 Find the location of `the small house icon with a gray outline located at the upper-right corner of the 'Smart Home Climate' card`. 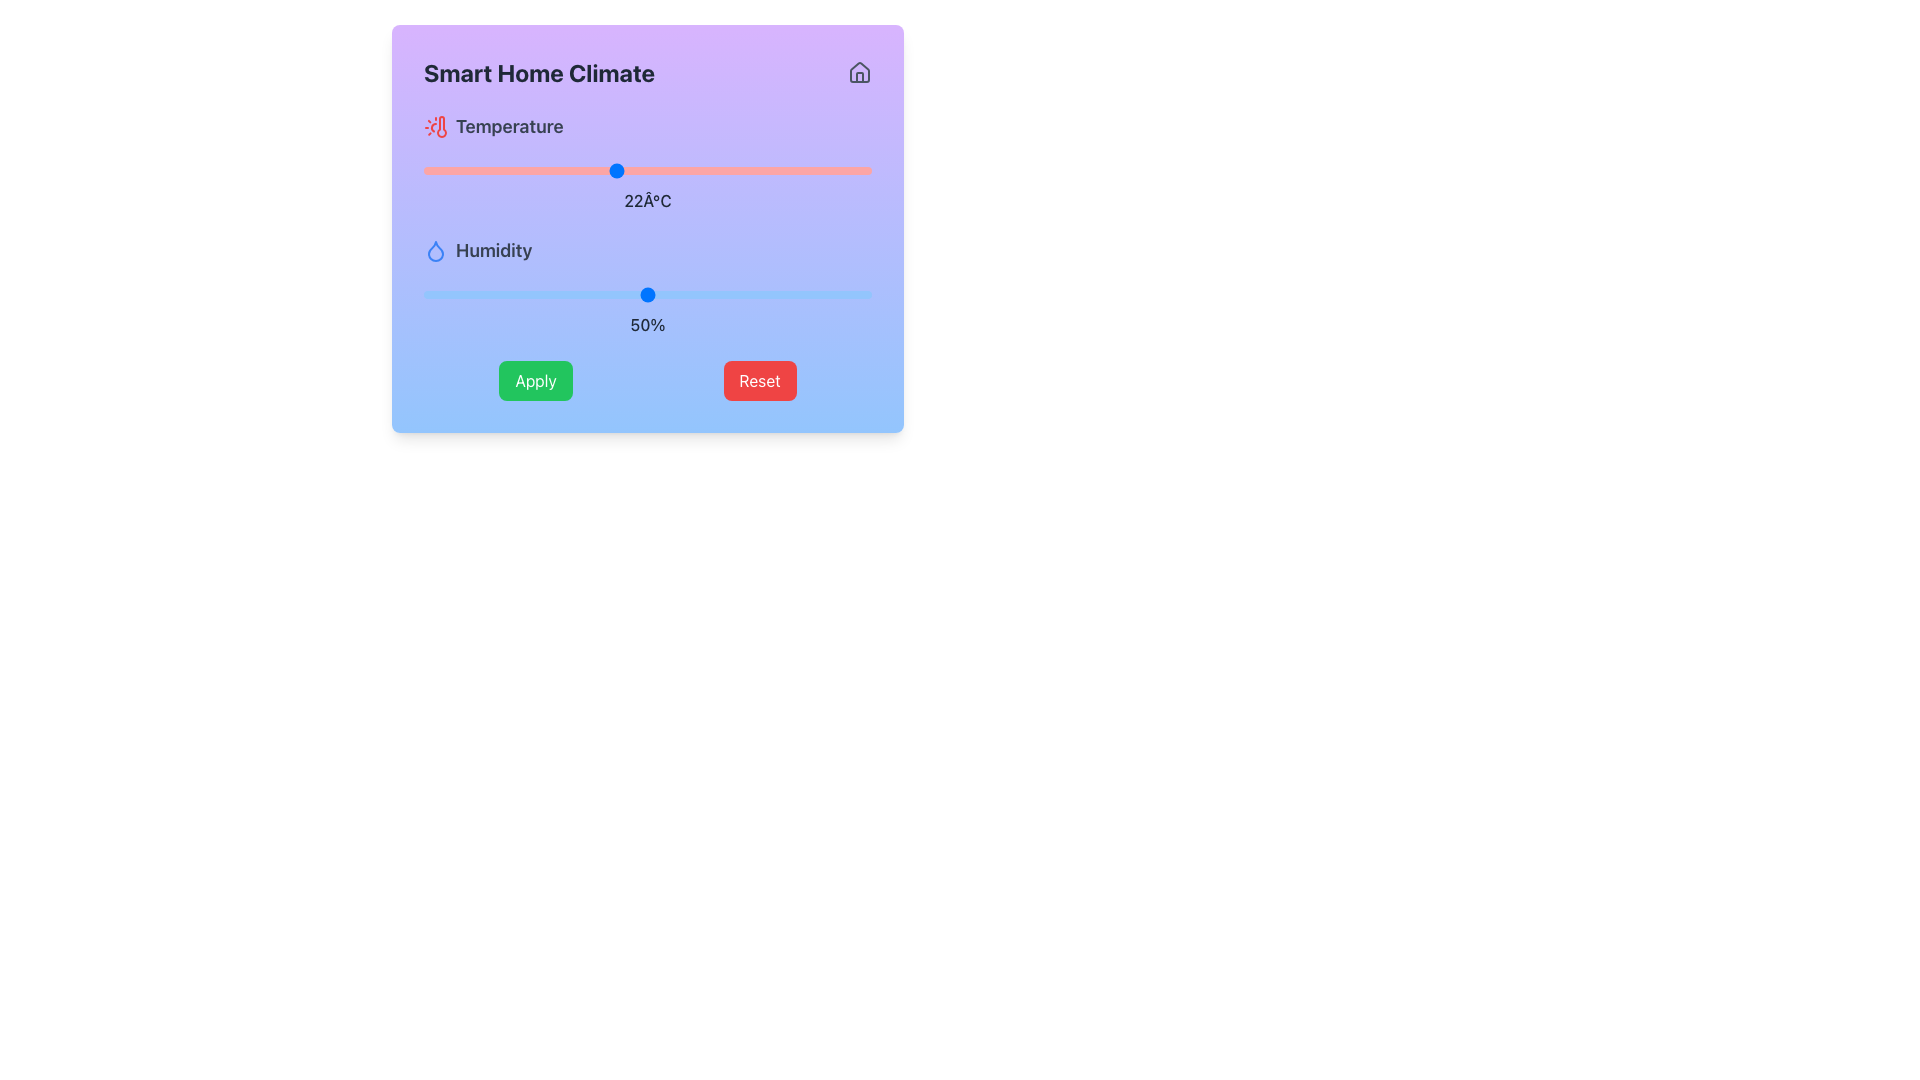

the small house icon with a gray outline located at the upper-right corner of the 'Smart Home Climate' card is located at coordinates (859, 72).